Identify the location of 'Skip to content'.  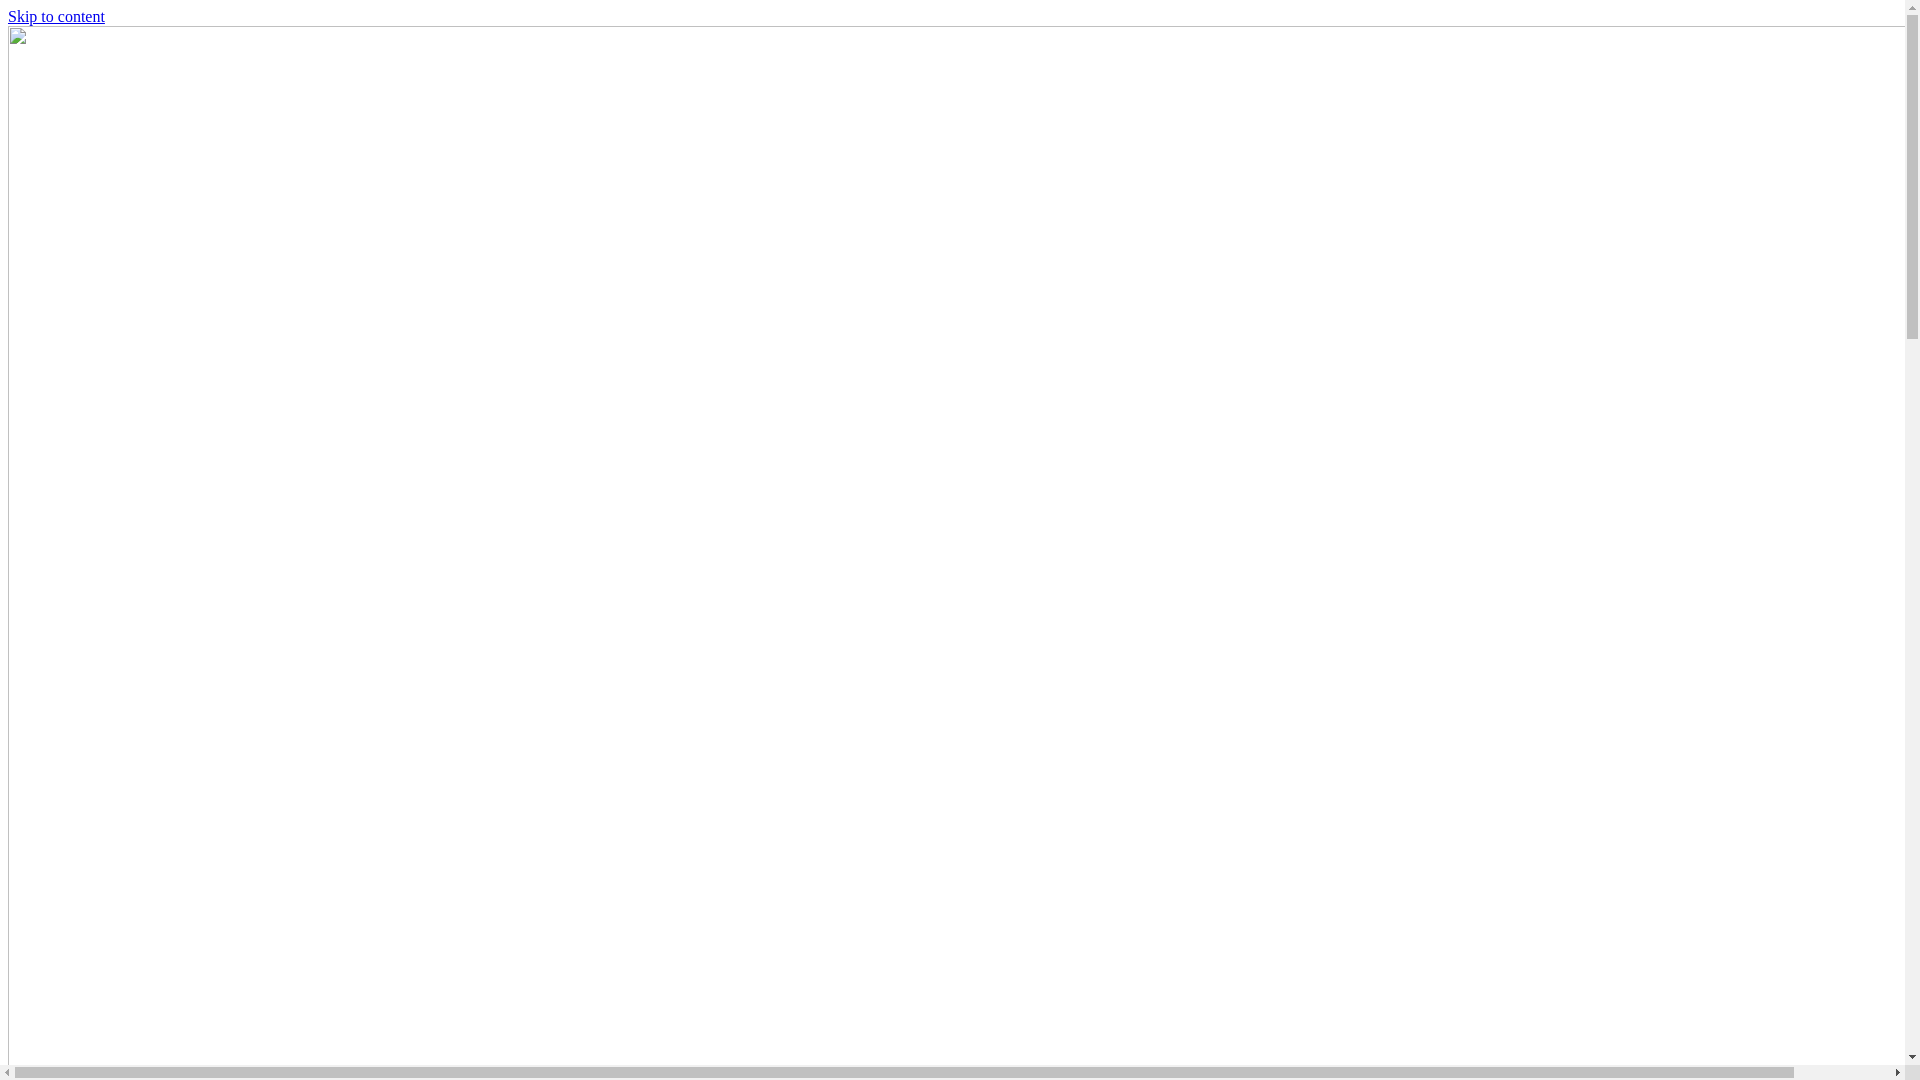
(56, 16).